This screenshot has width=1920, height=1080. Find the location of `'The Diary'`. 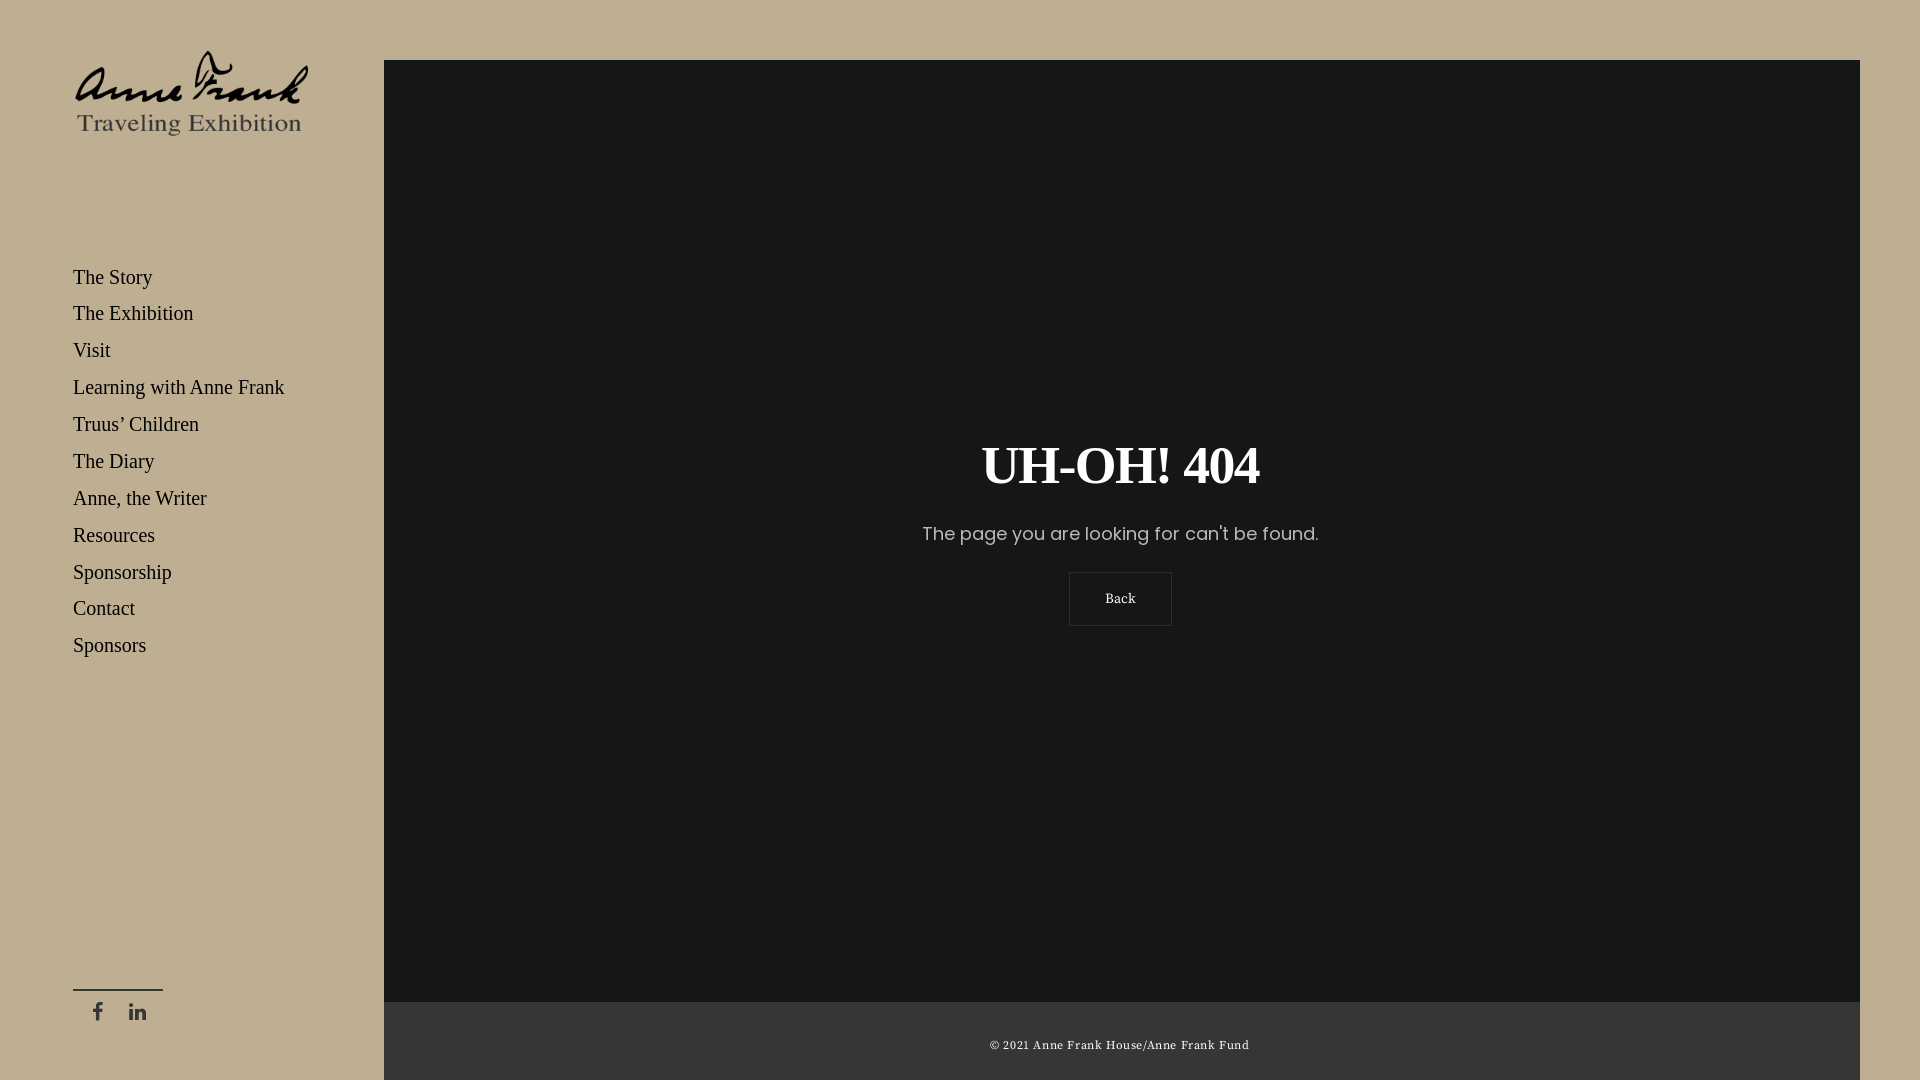

'The Diary' is located at coordinates (72, 461).